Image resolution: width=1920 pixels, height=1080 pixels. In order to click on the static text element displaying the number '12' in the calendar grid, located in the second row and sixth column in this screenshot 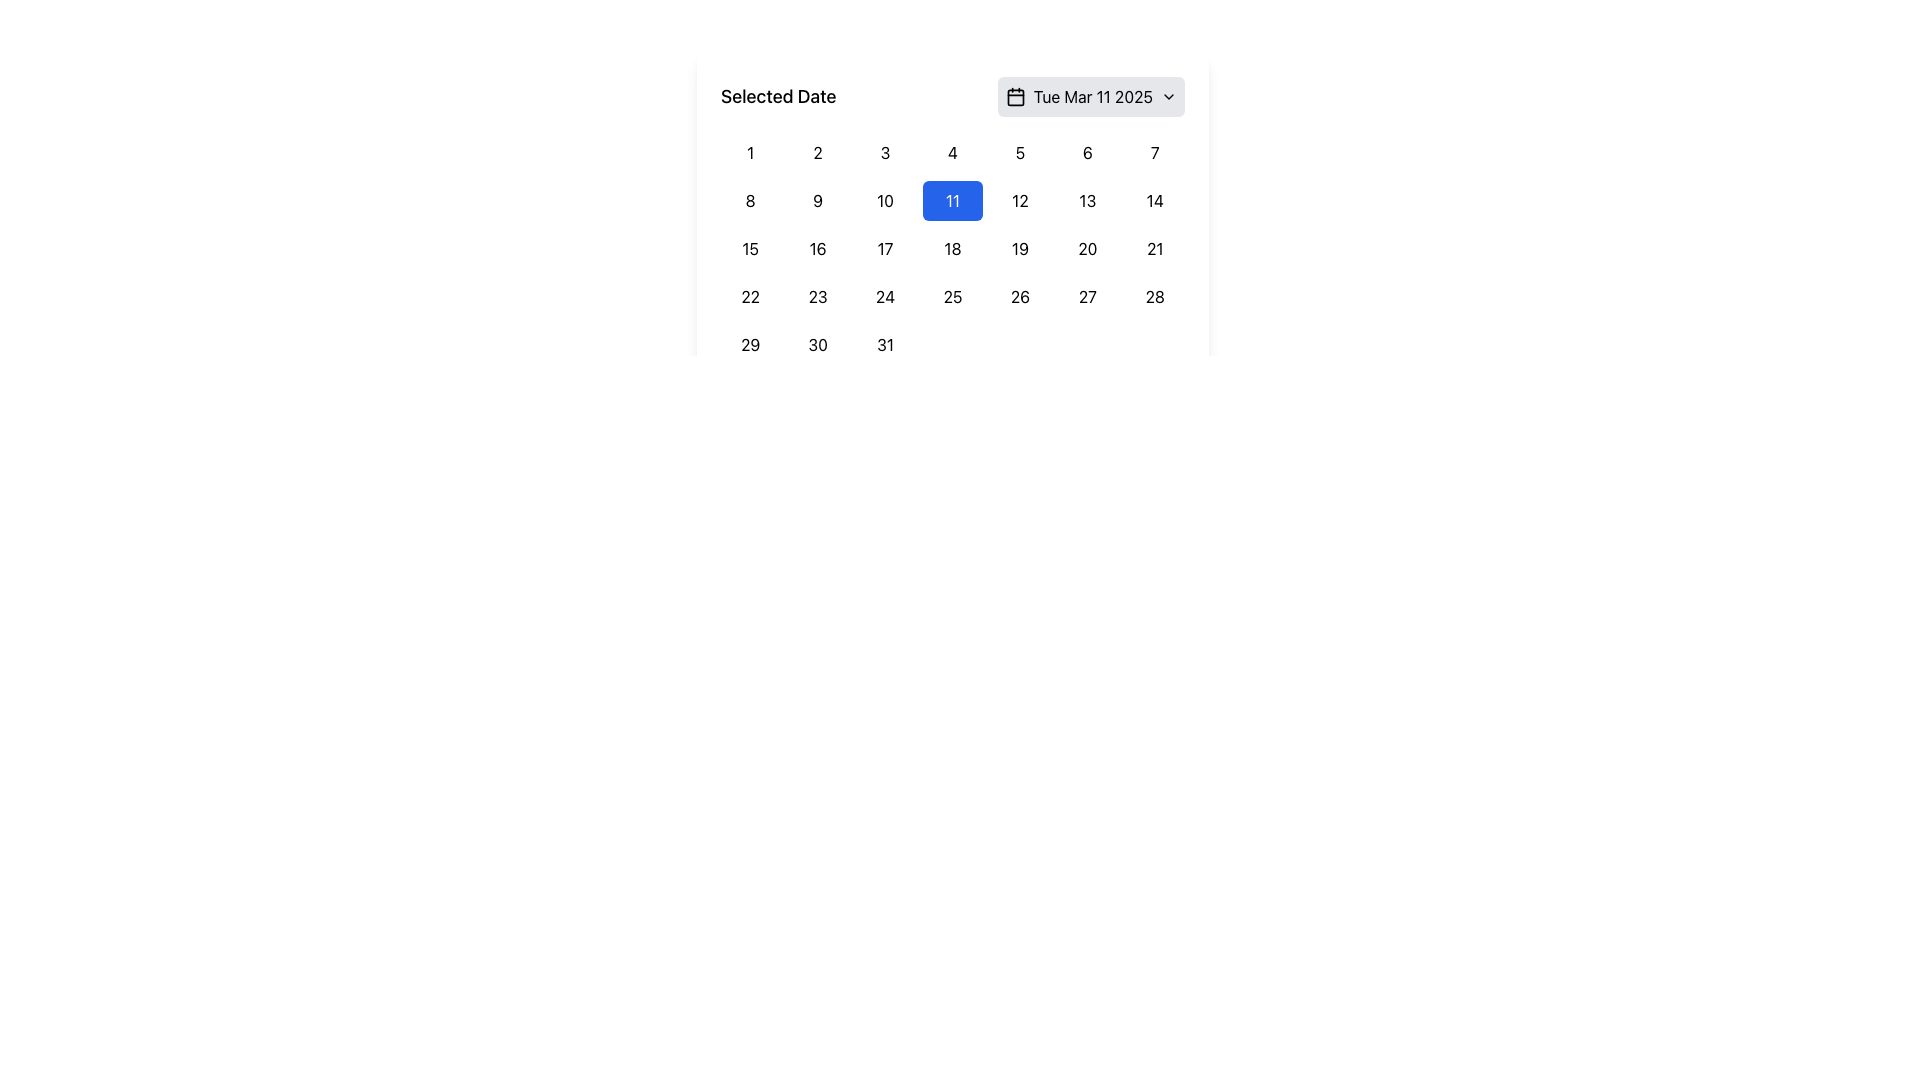, I will do `click(1020, 200)`.